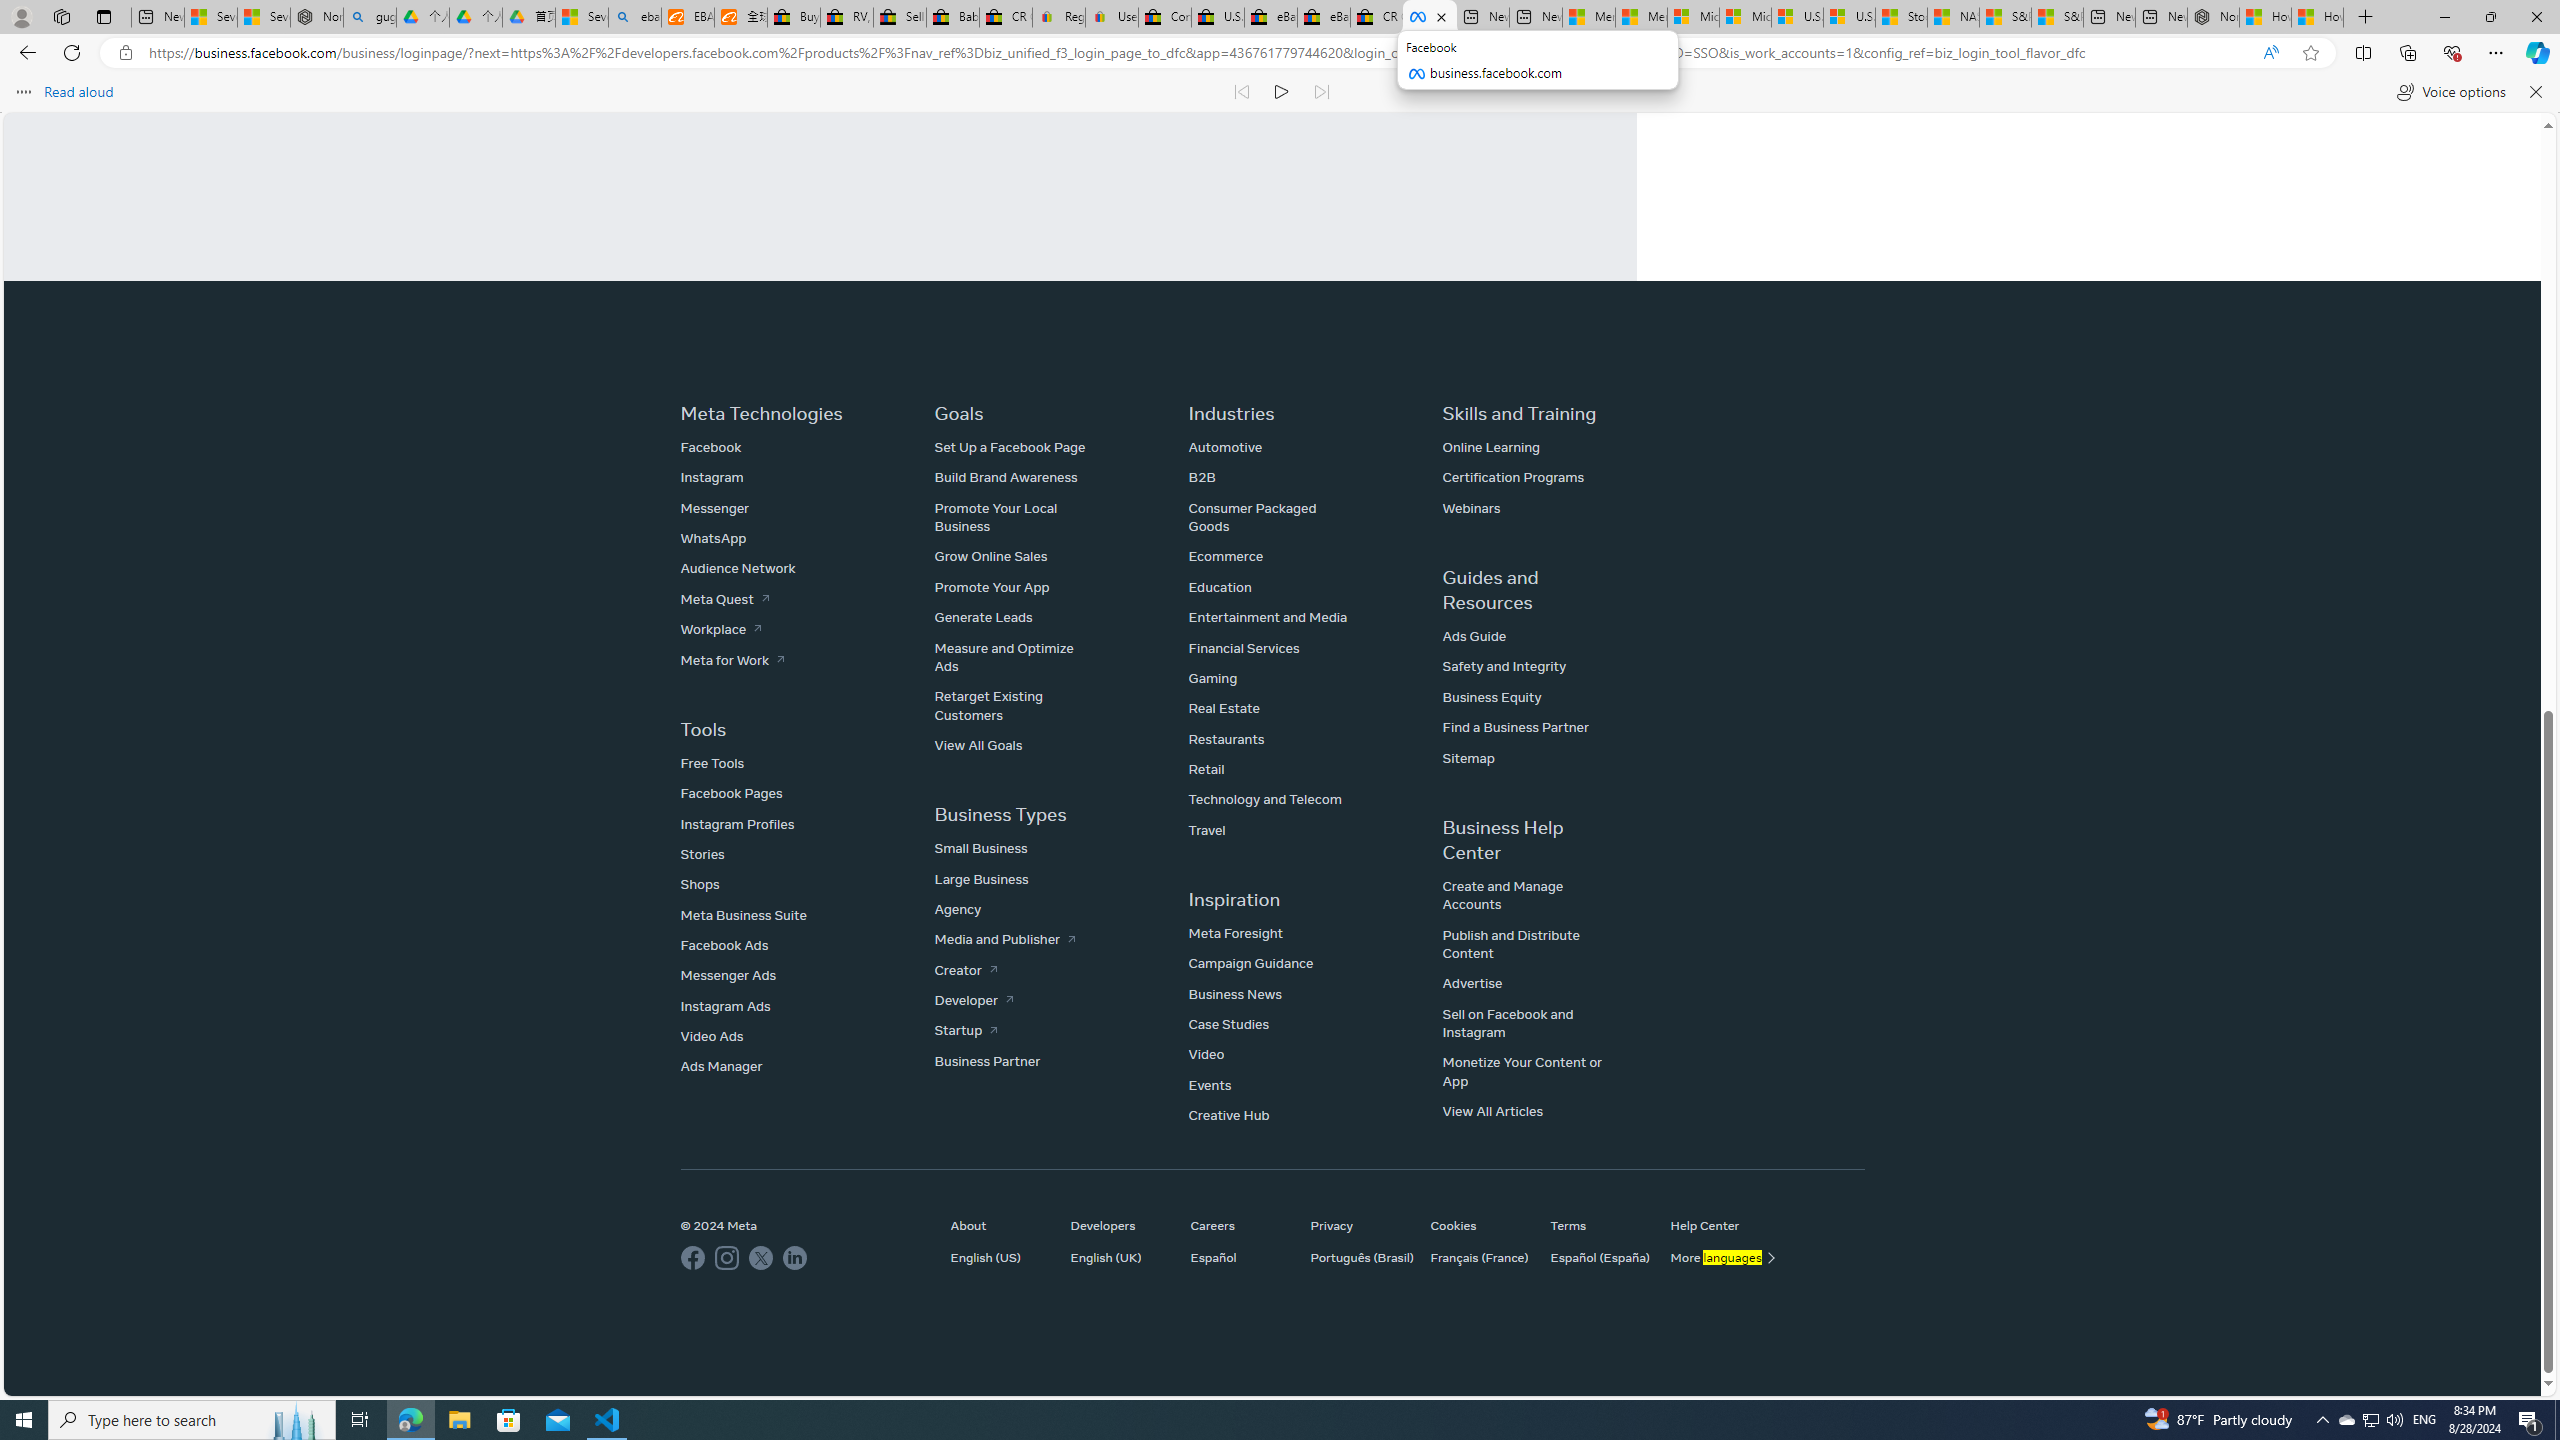  What do you see at coordinates (1250, 962) in the screenshot?
I see `'Campaign Guidance'` at bounding box center [1250, 962].